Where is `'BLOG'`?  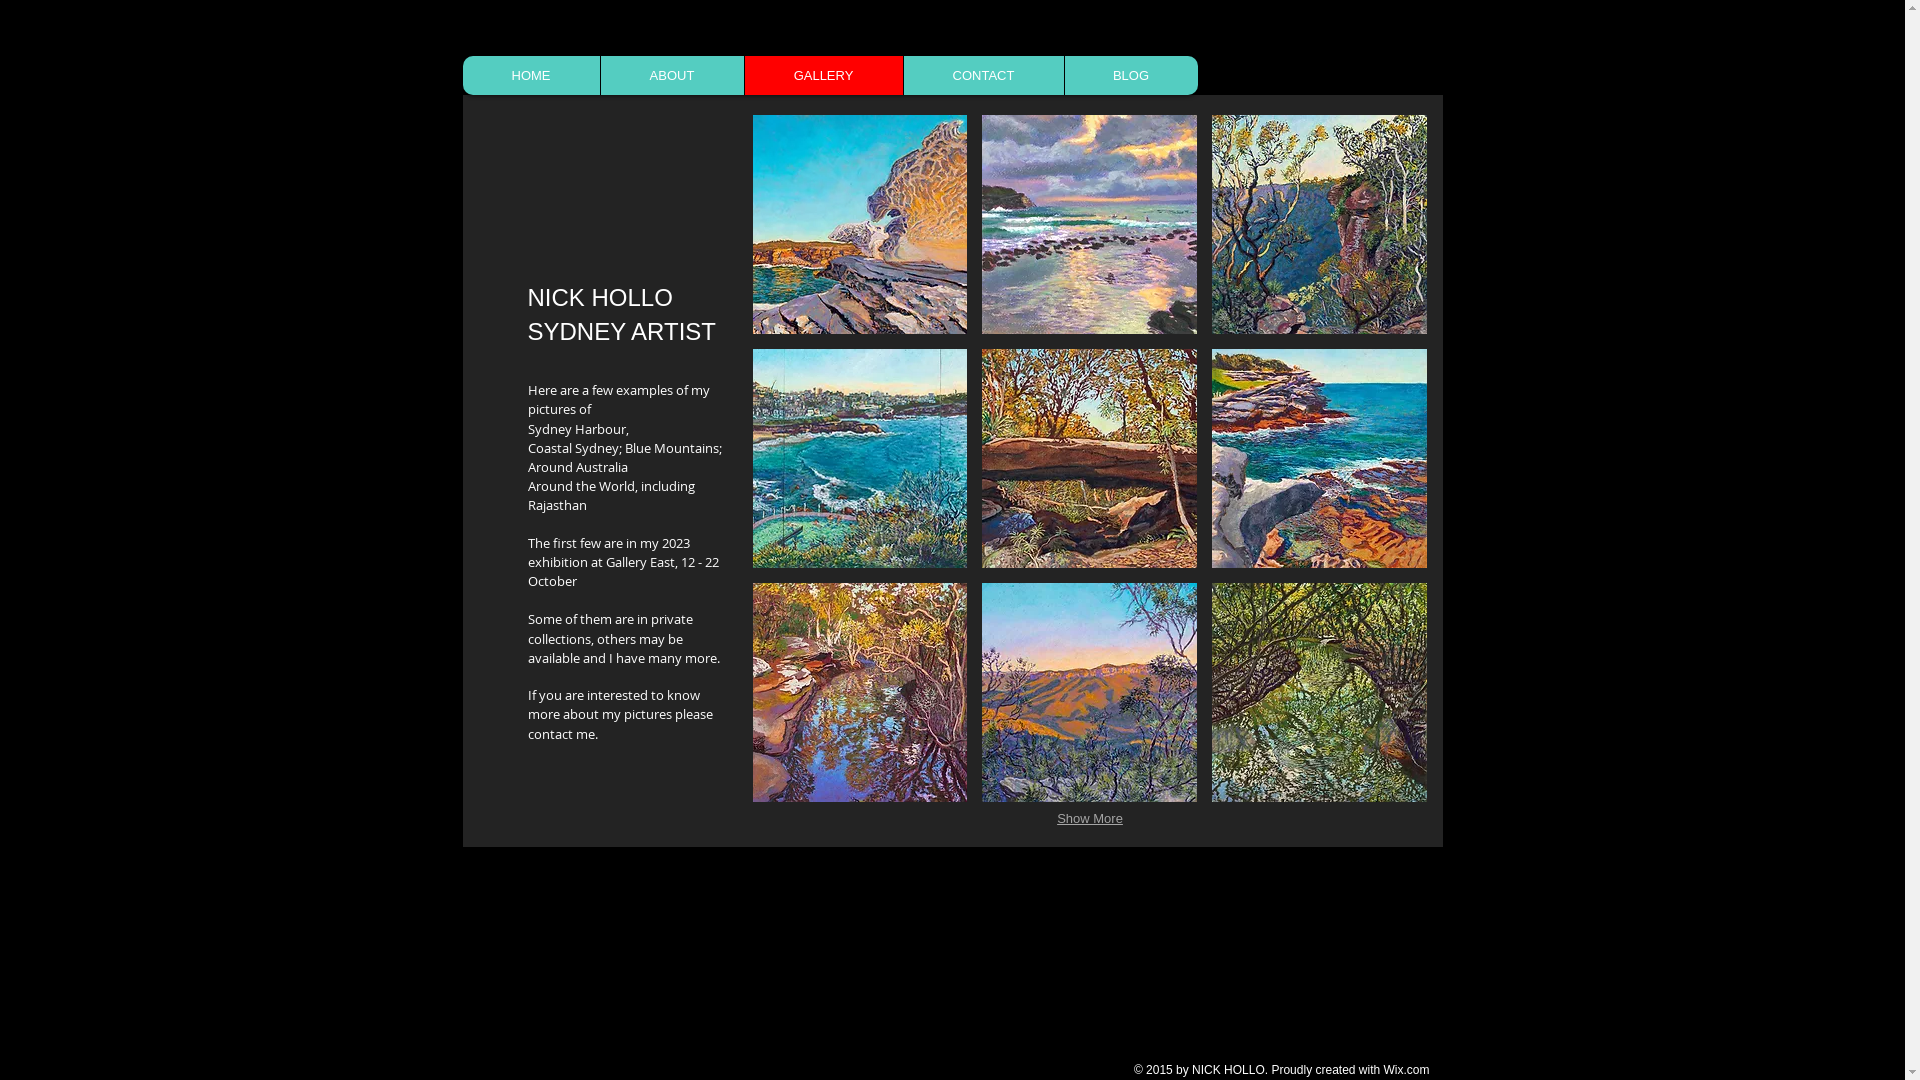
'BLOG' is located at coordinates (1131, 74).